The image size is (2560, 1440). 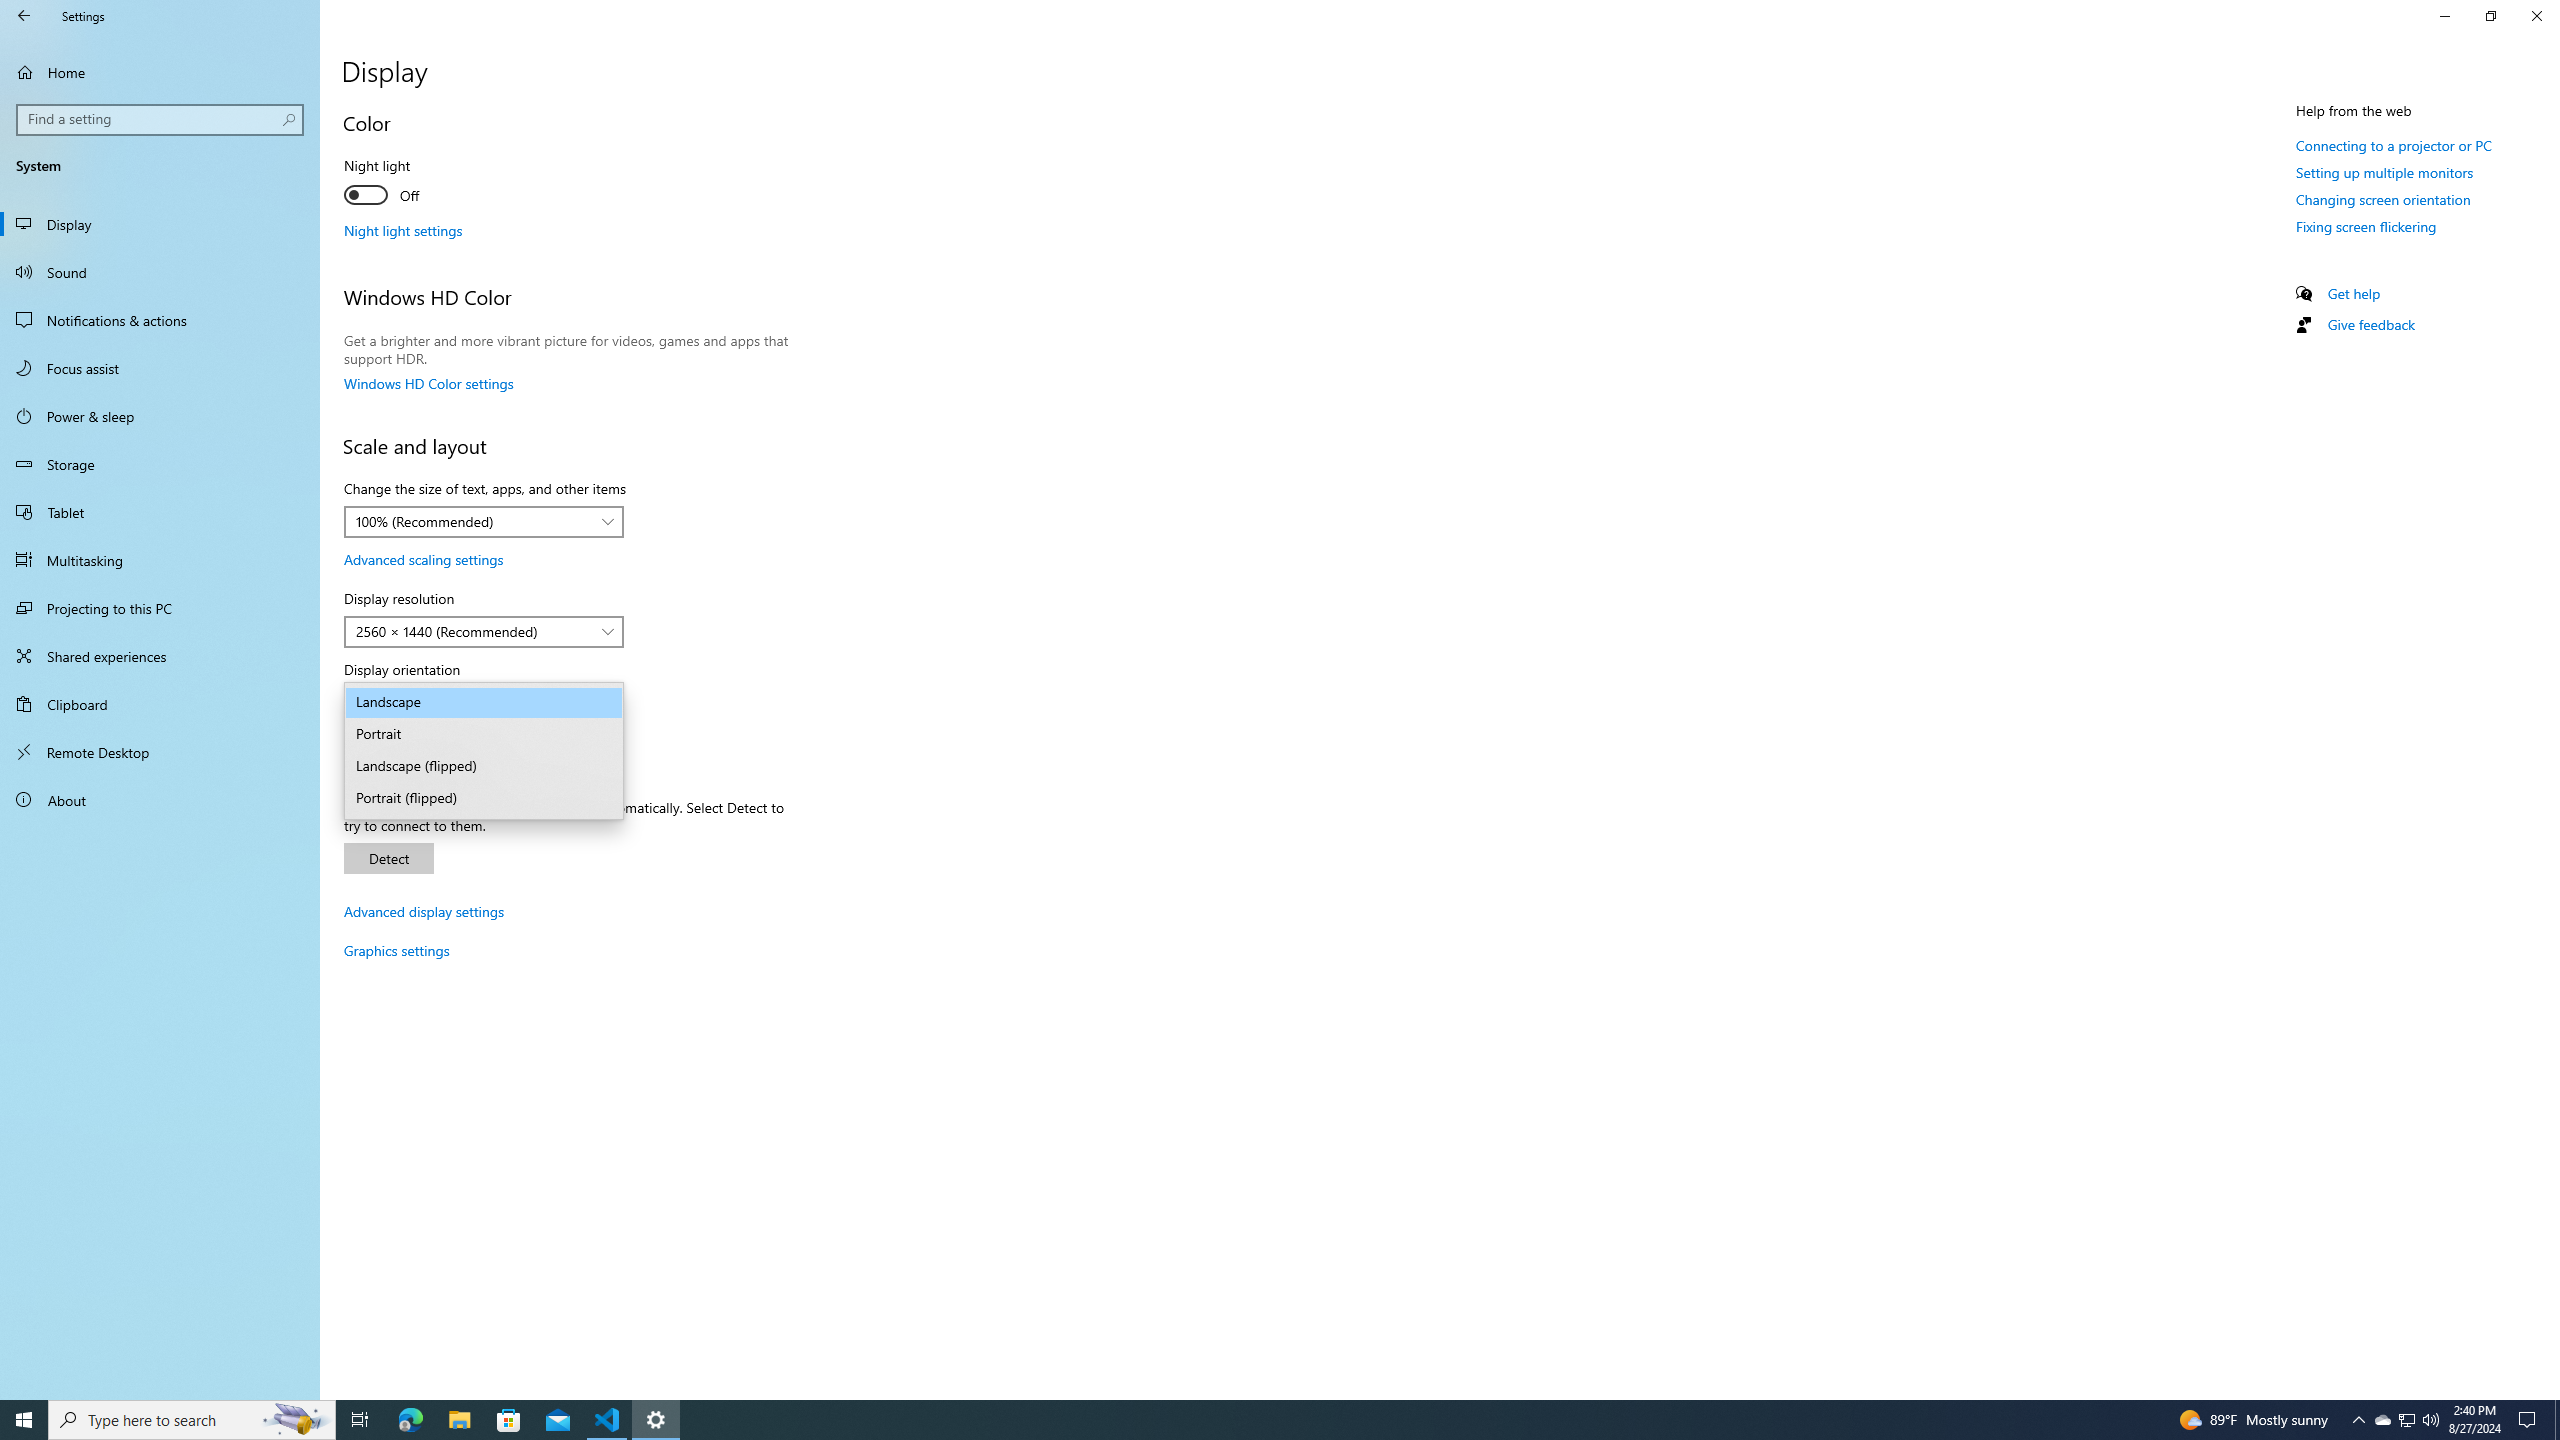 What do you see at coordinates (482, 701) in the screenshot?
I see `'Landscape'` at bounding box center [482, 701].